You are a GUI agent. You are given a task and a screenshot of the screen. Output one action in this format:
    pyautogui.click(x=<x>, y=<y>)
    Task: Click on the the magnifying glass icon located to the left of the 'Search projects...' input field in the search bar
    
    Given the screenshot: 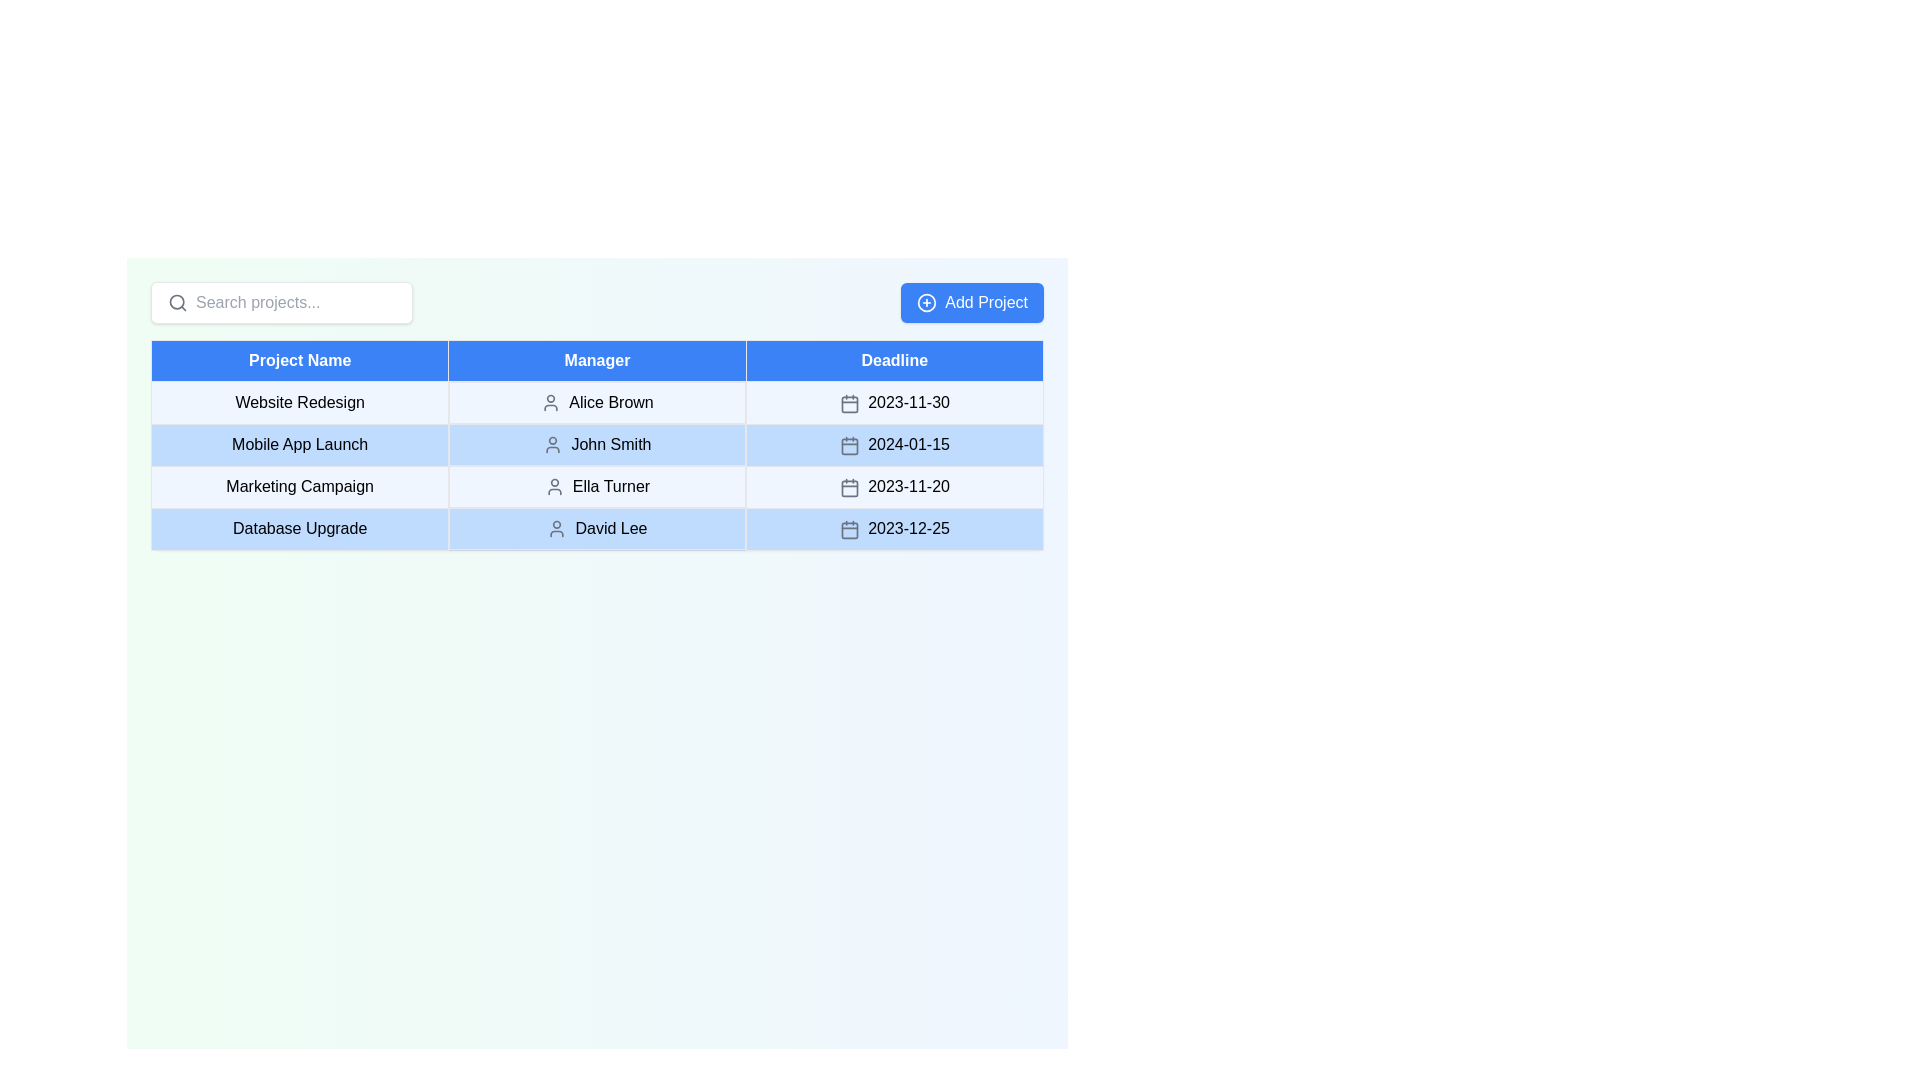 What is the action you would take?
    pyautogui.click(x=177, y=303)
    